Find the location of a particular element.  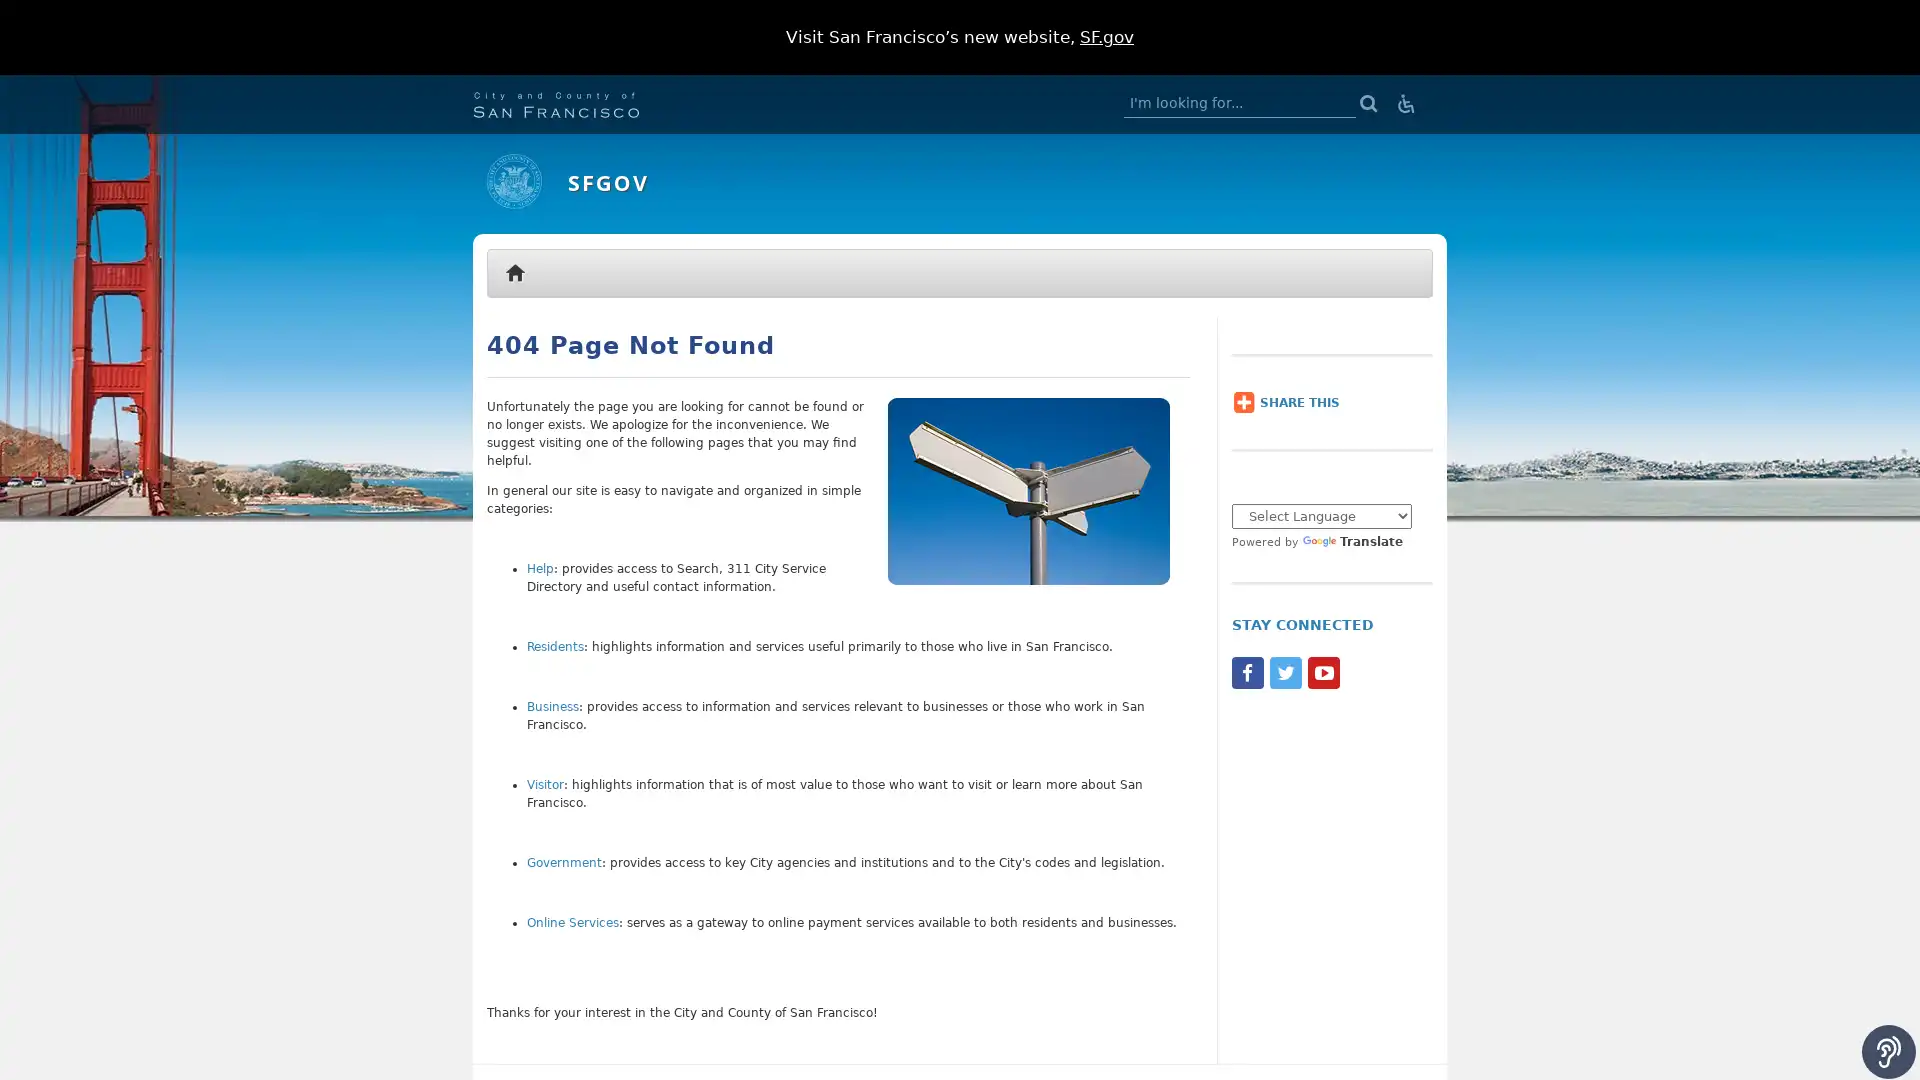

Listen with the ReachDeck Toolbar is located at coordinates (1888, 1051).